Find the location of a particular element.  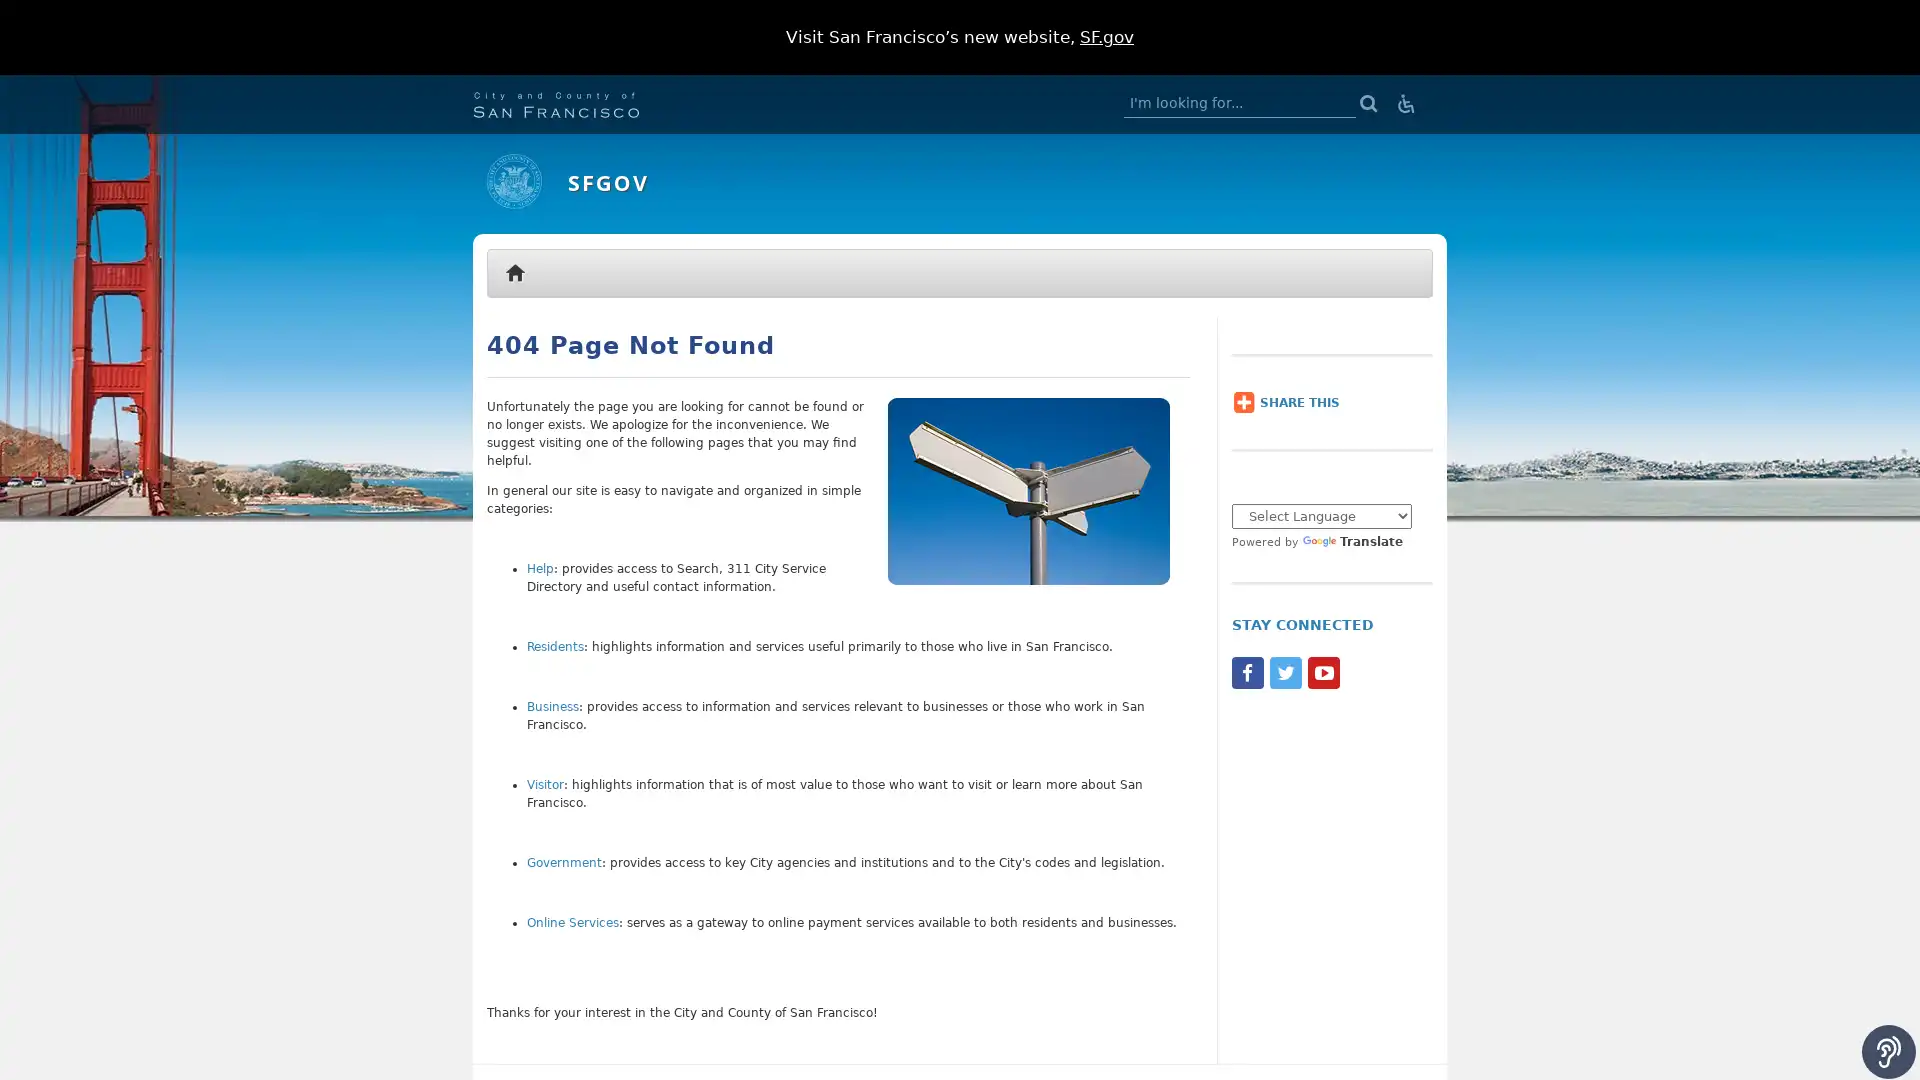

Listen with the ReachDeck Toolbar is located at coordinates (1888, 1051).